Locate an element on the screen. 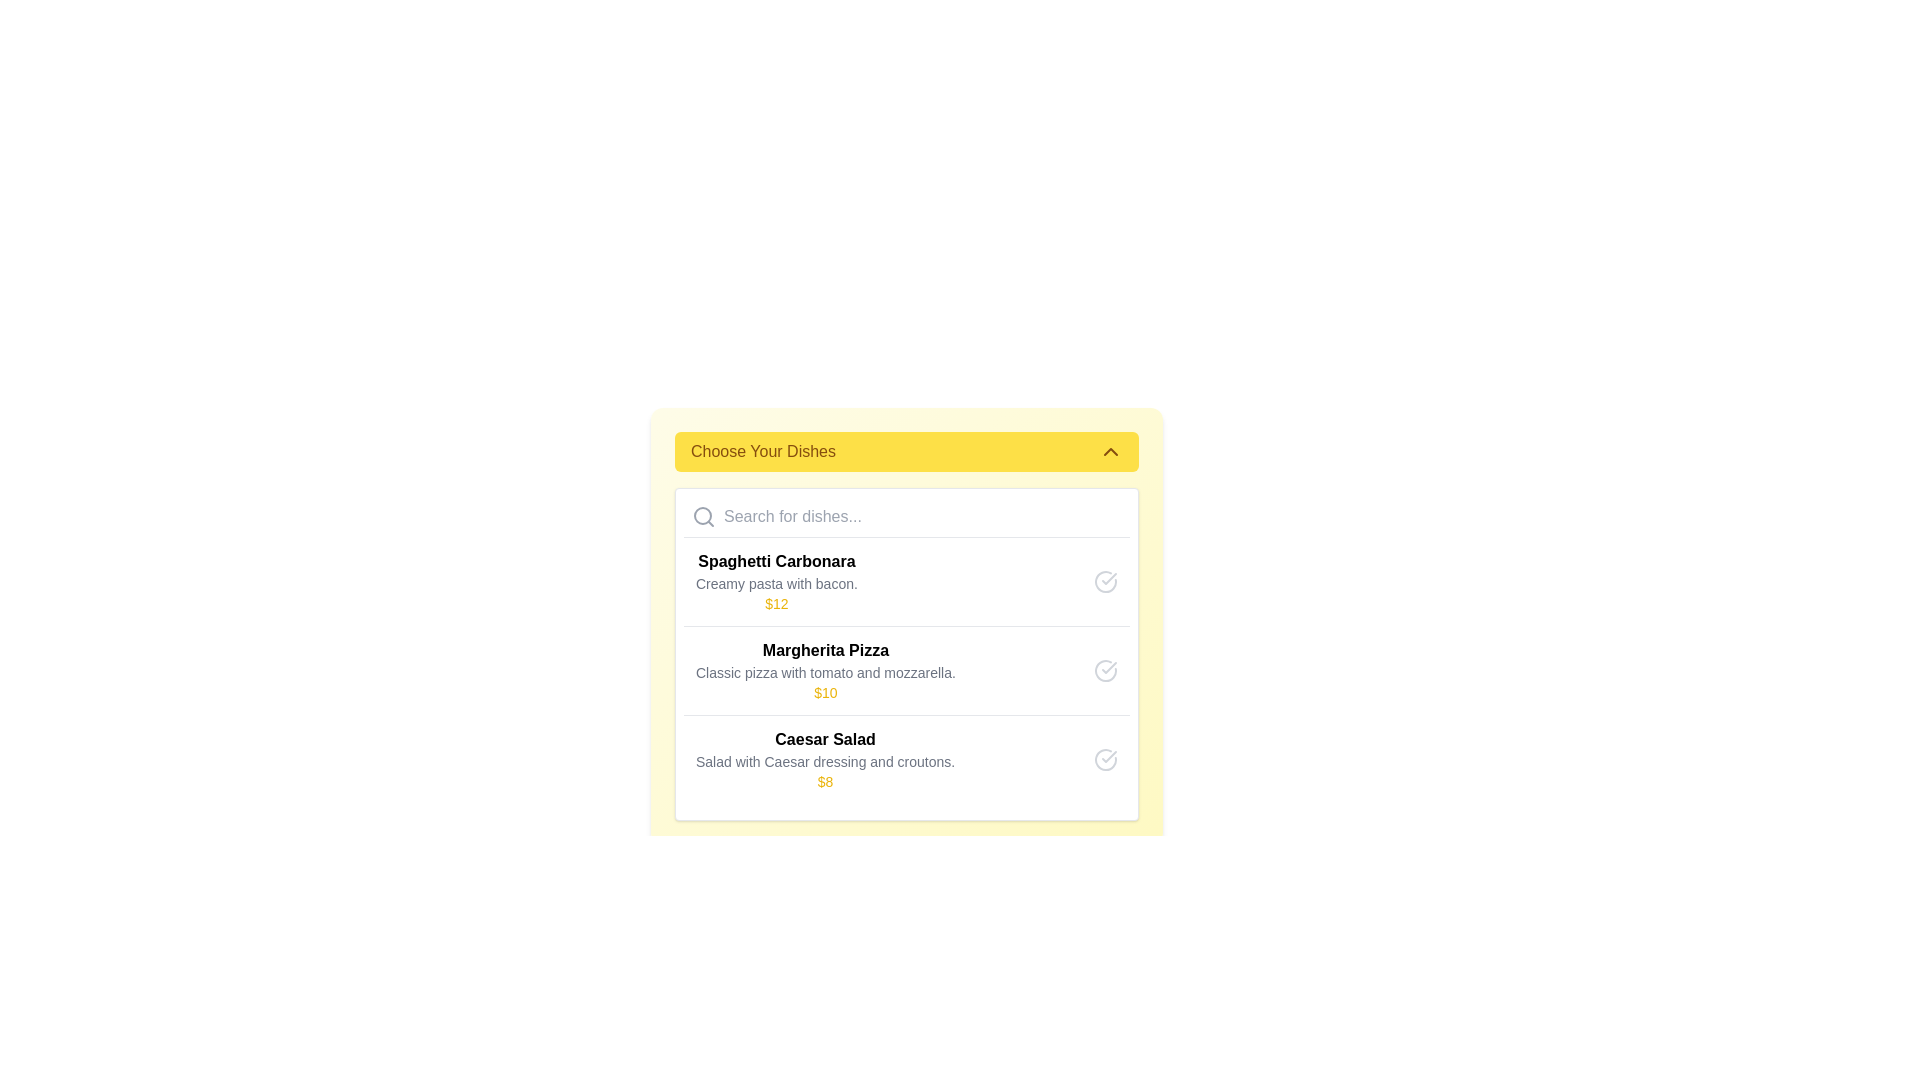 This screenshot has height=1080, width=1920. the Dropdown toggle button labeled 'Choose Your Dishes' with a bright yellow background is located at coordinates (906, 451).